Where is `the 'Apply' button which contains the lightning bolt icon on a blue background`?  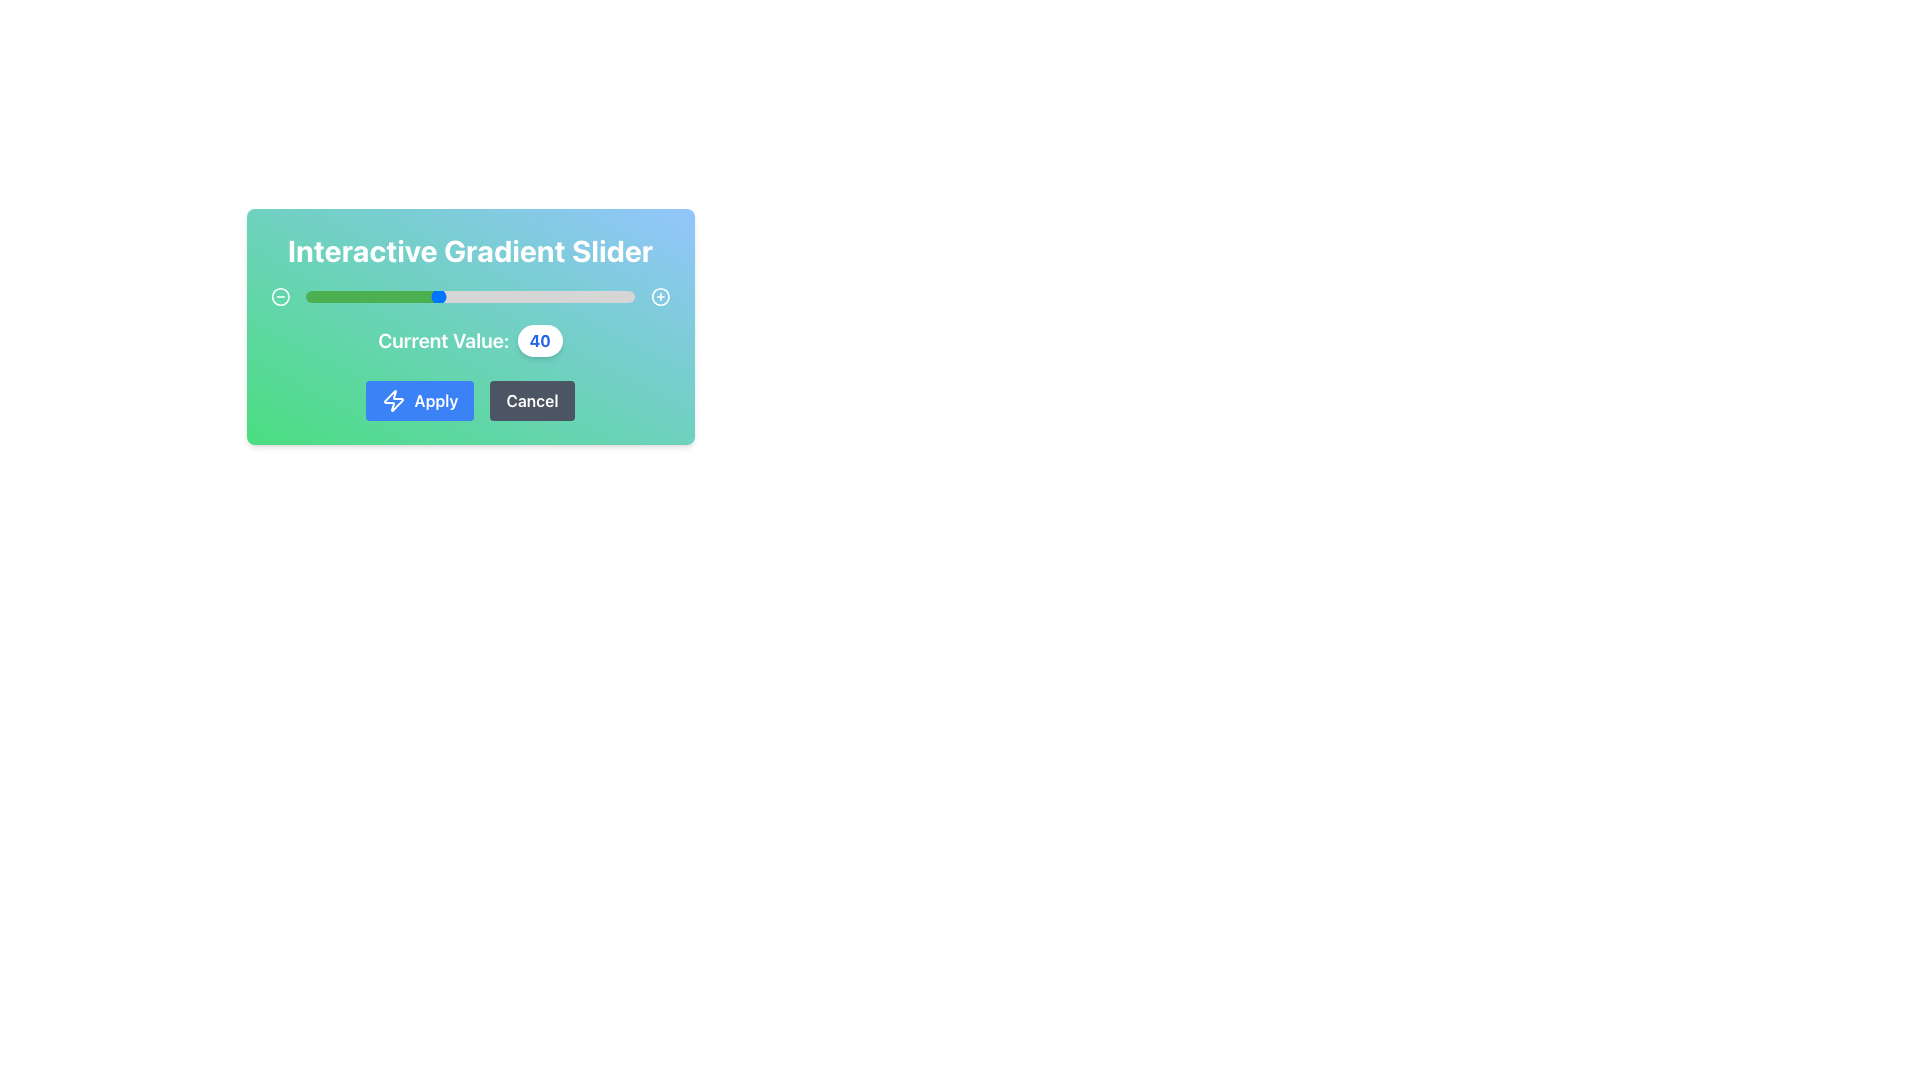 the 'Apply' button which contains the lightning bolt icon on a blue background is located at coordinates (394, 401).